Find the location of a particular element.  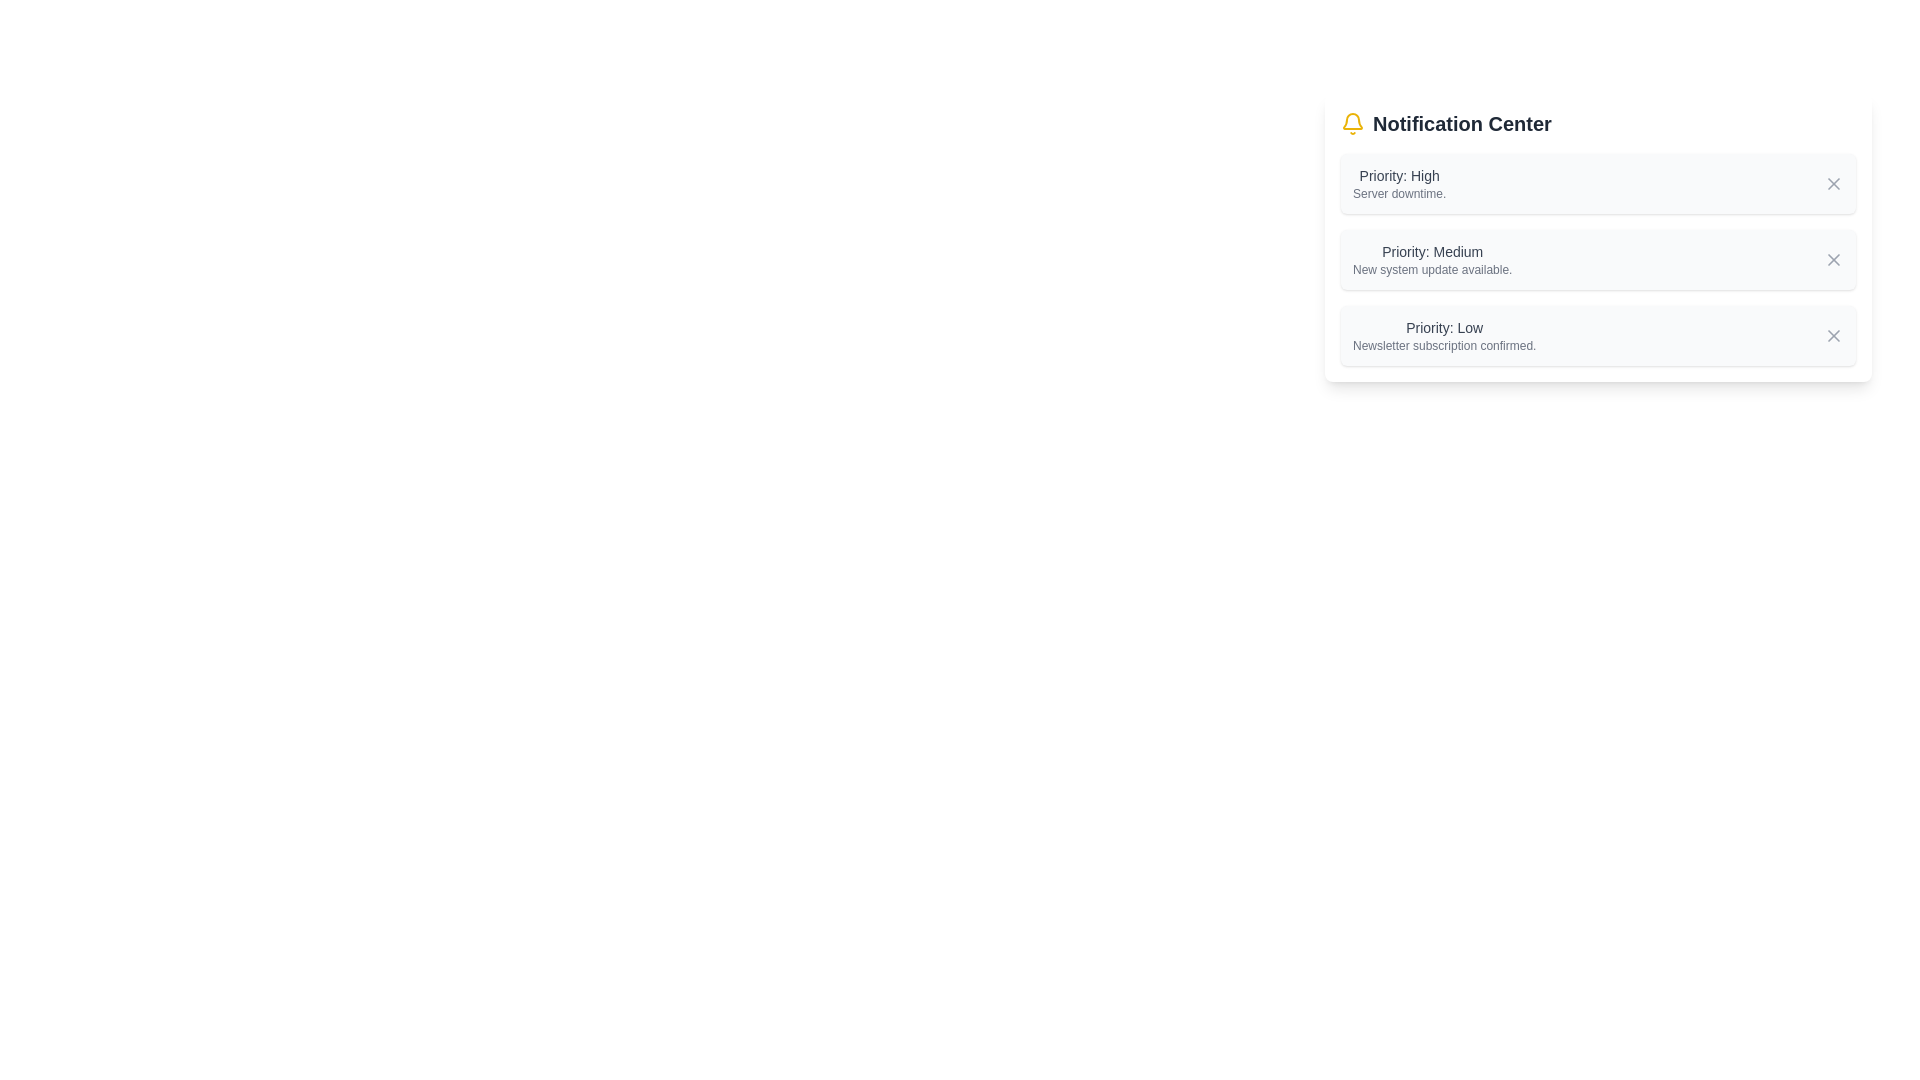

the notification with priority Low is located at coordinates (1444, 334).